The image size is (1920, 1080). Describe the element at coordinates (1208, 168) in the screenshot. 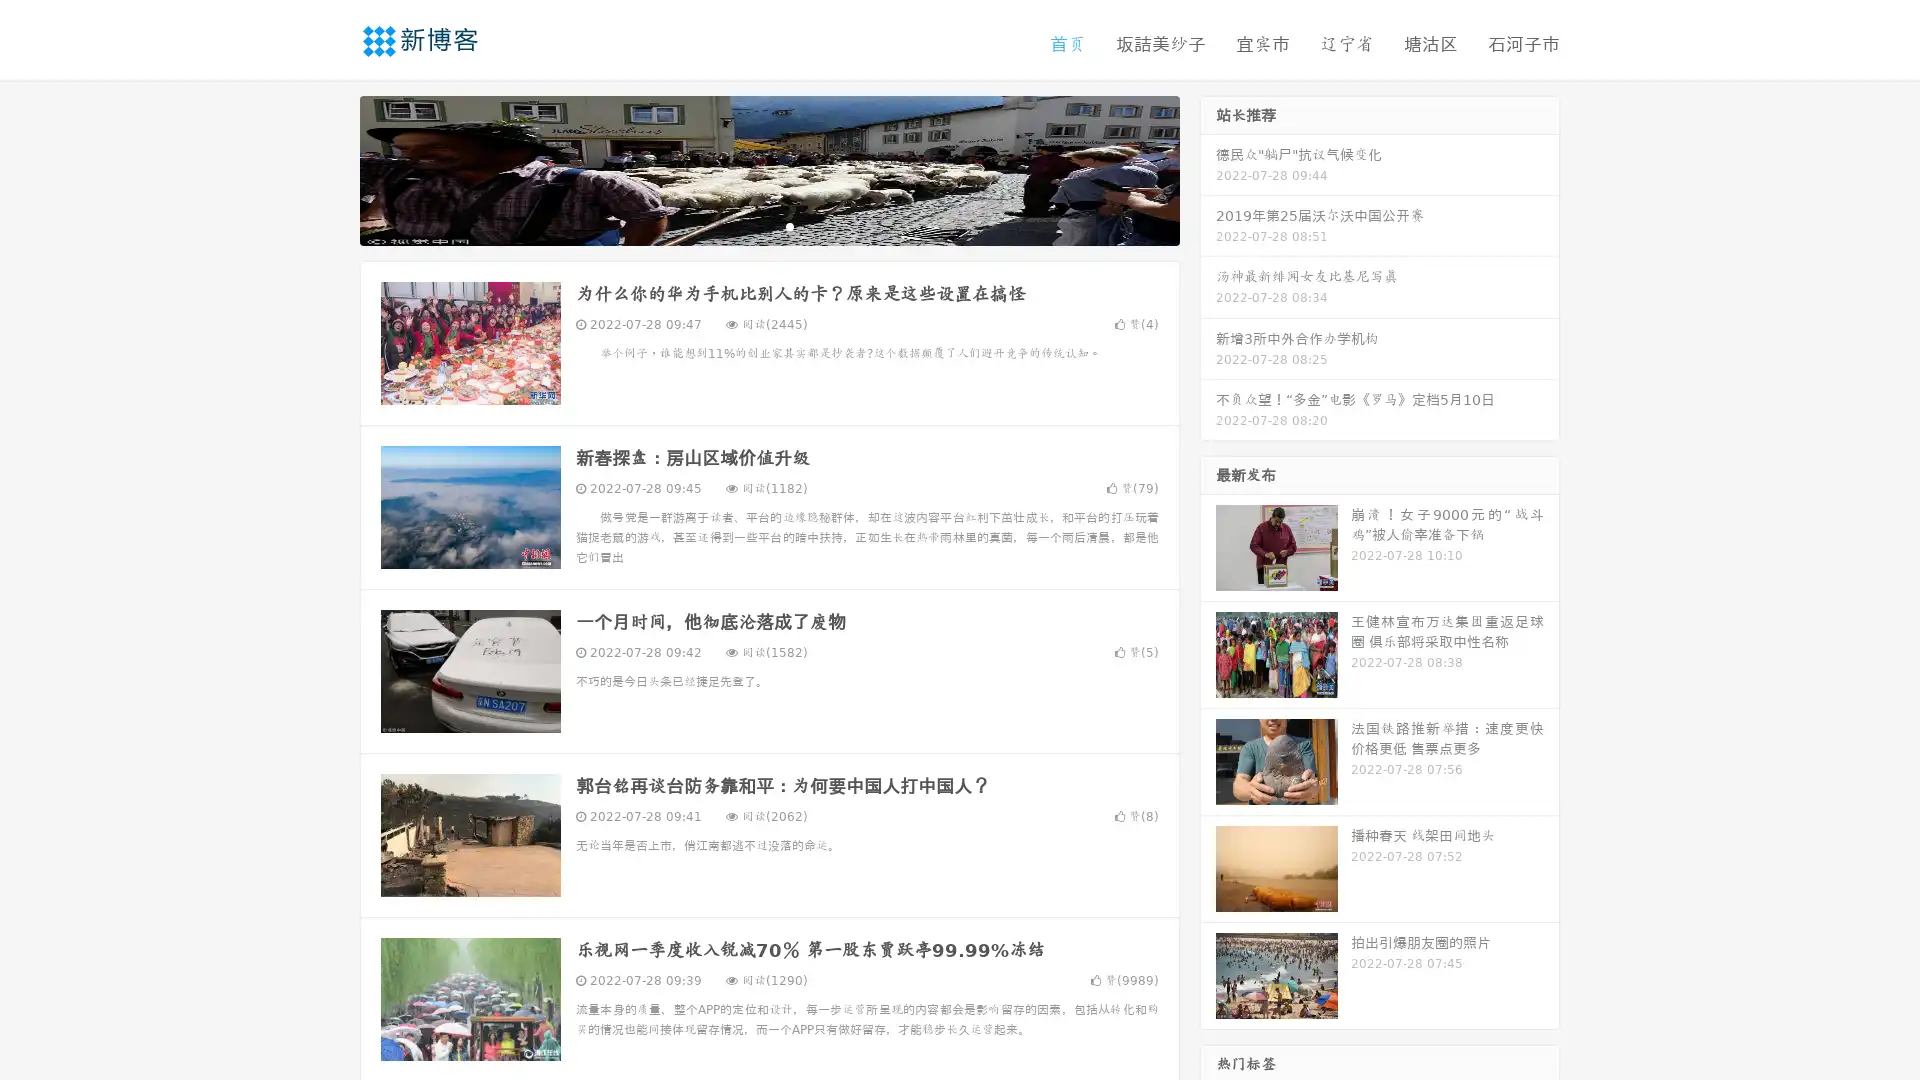

I see `Next slide` at that location.